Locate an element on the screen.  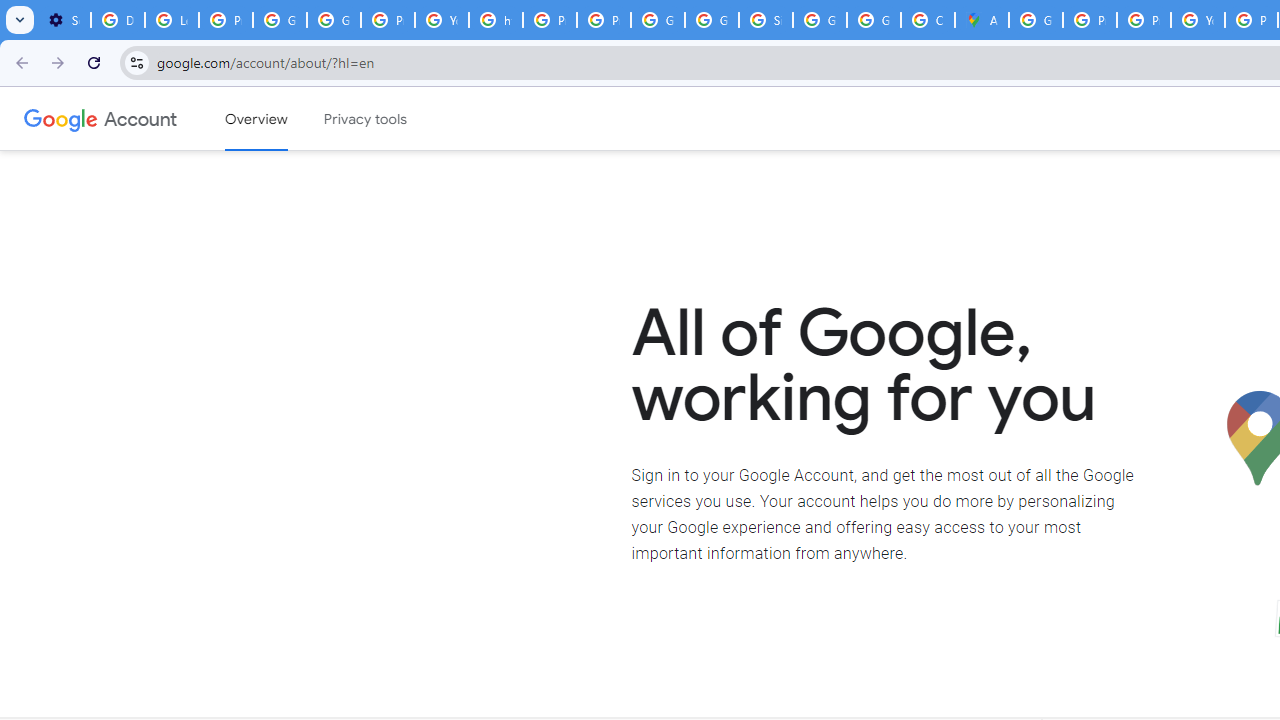
'Google Account' is located at coordinates (139, 118).